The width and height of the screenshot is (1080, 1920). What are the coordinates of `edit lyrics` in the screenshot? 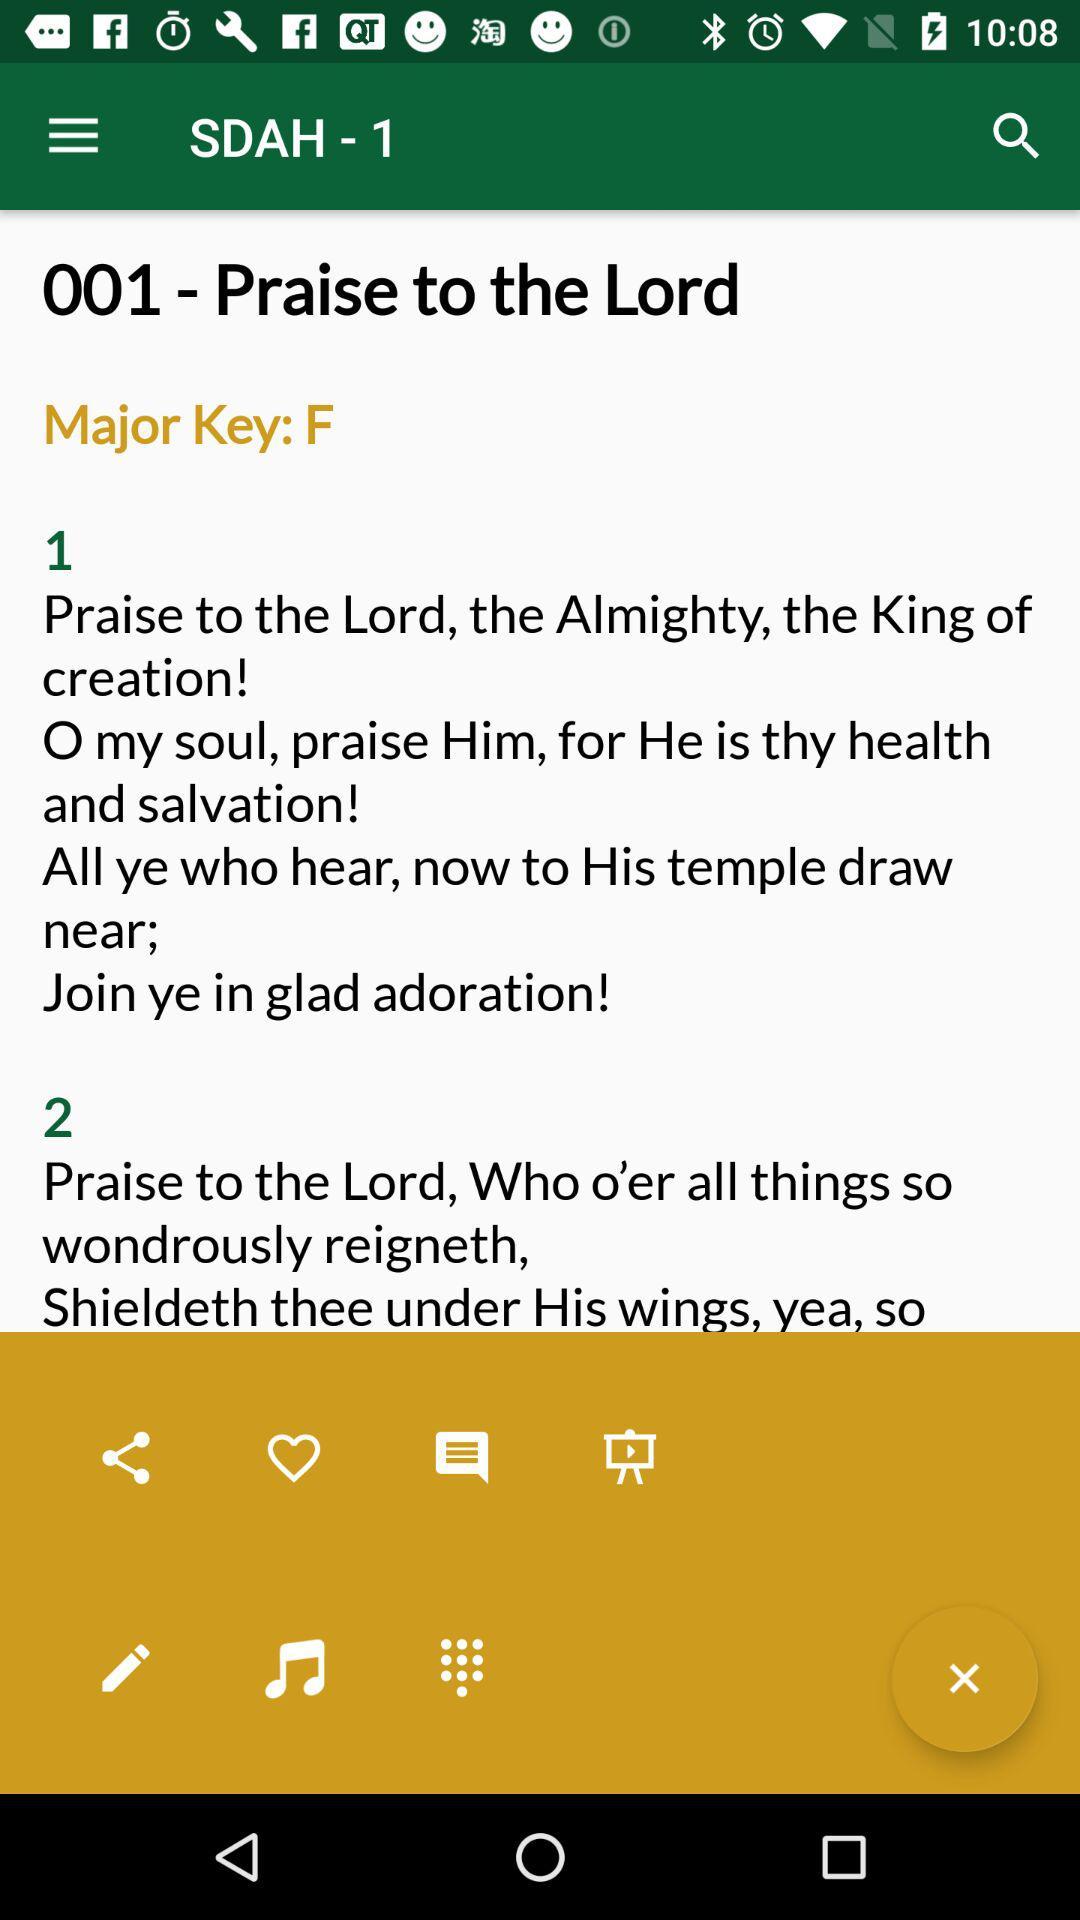 It's located at (126, 1667).